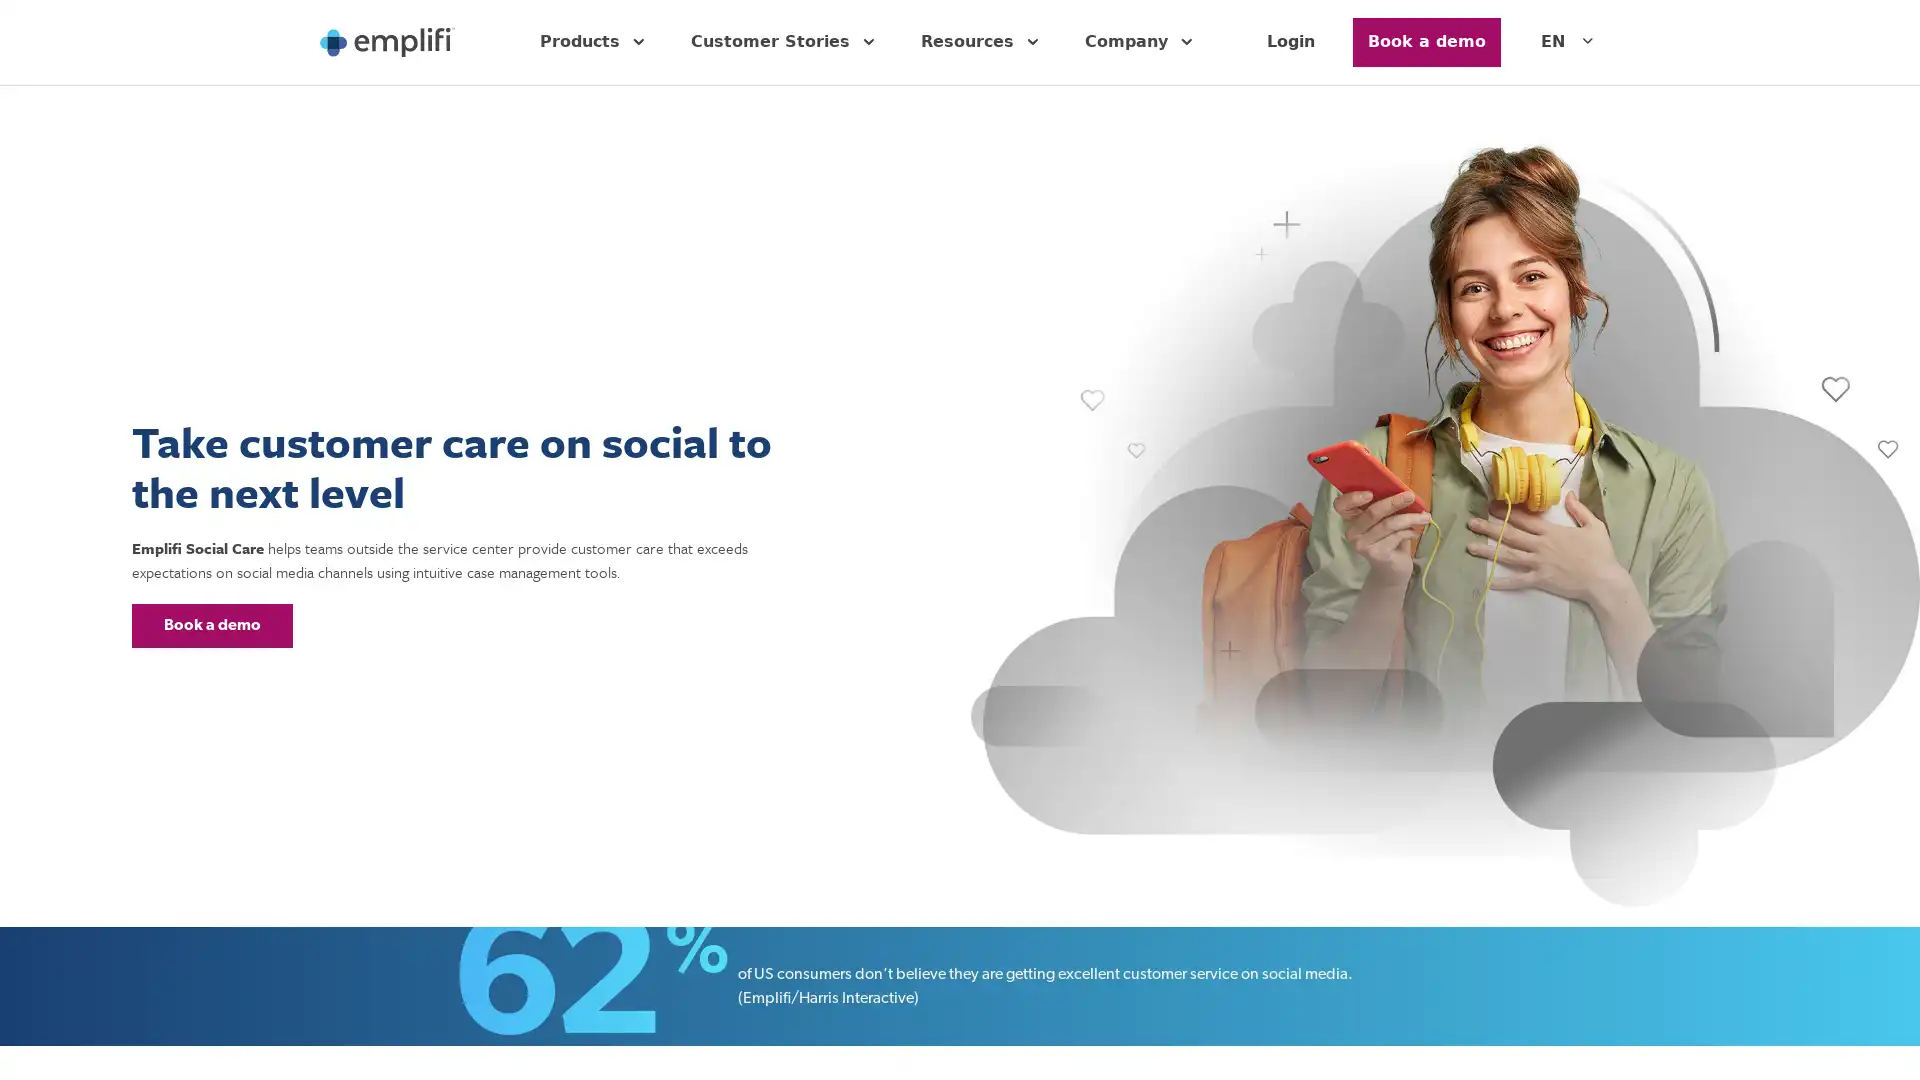 This screenshot has width=1920, height=1080. Describe the element at coordinates (212, 623) in the screenshot. I see `Button` at that location.